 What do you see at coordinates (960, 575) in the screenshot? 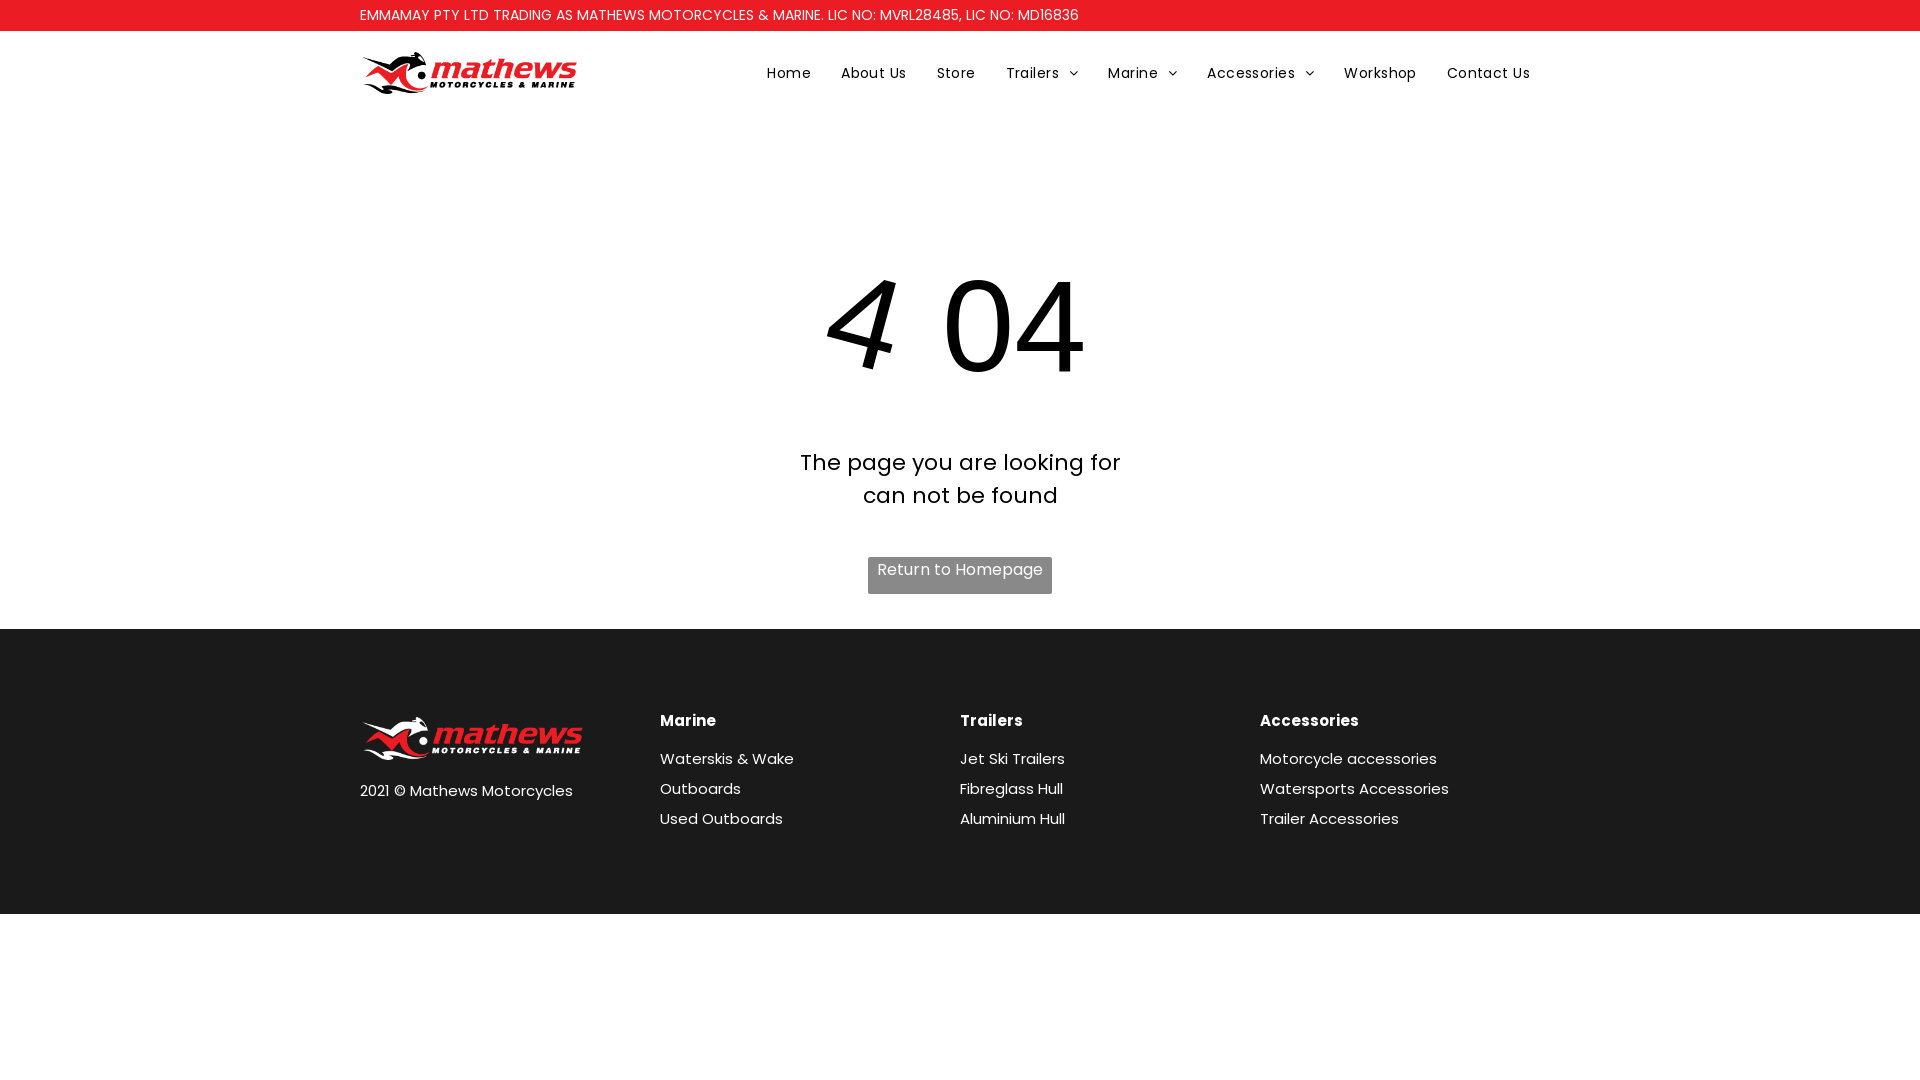
I see `'Return to Homepage'` at bounding box center [960, 575].